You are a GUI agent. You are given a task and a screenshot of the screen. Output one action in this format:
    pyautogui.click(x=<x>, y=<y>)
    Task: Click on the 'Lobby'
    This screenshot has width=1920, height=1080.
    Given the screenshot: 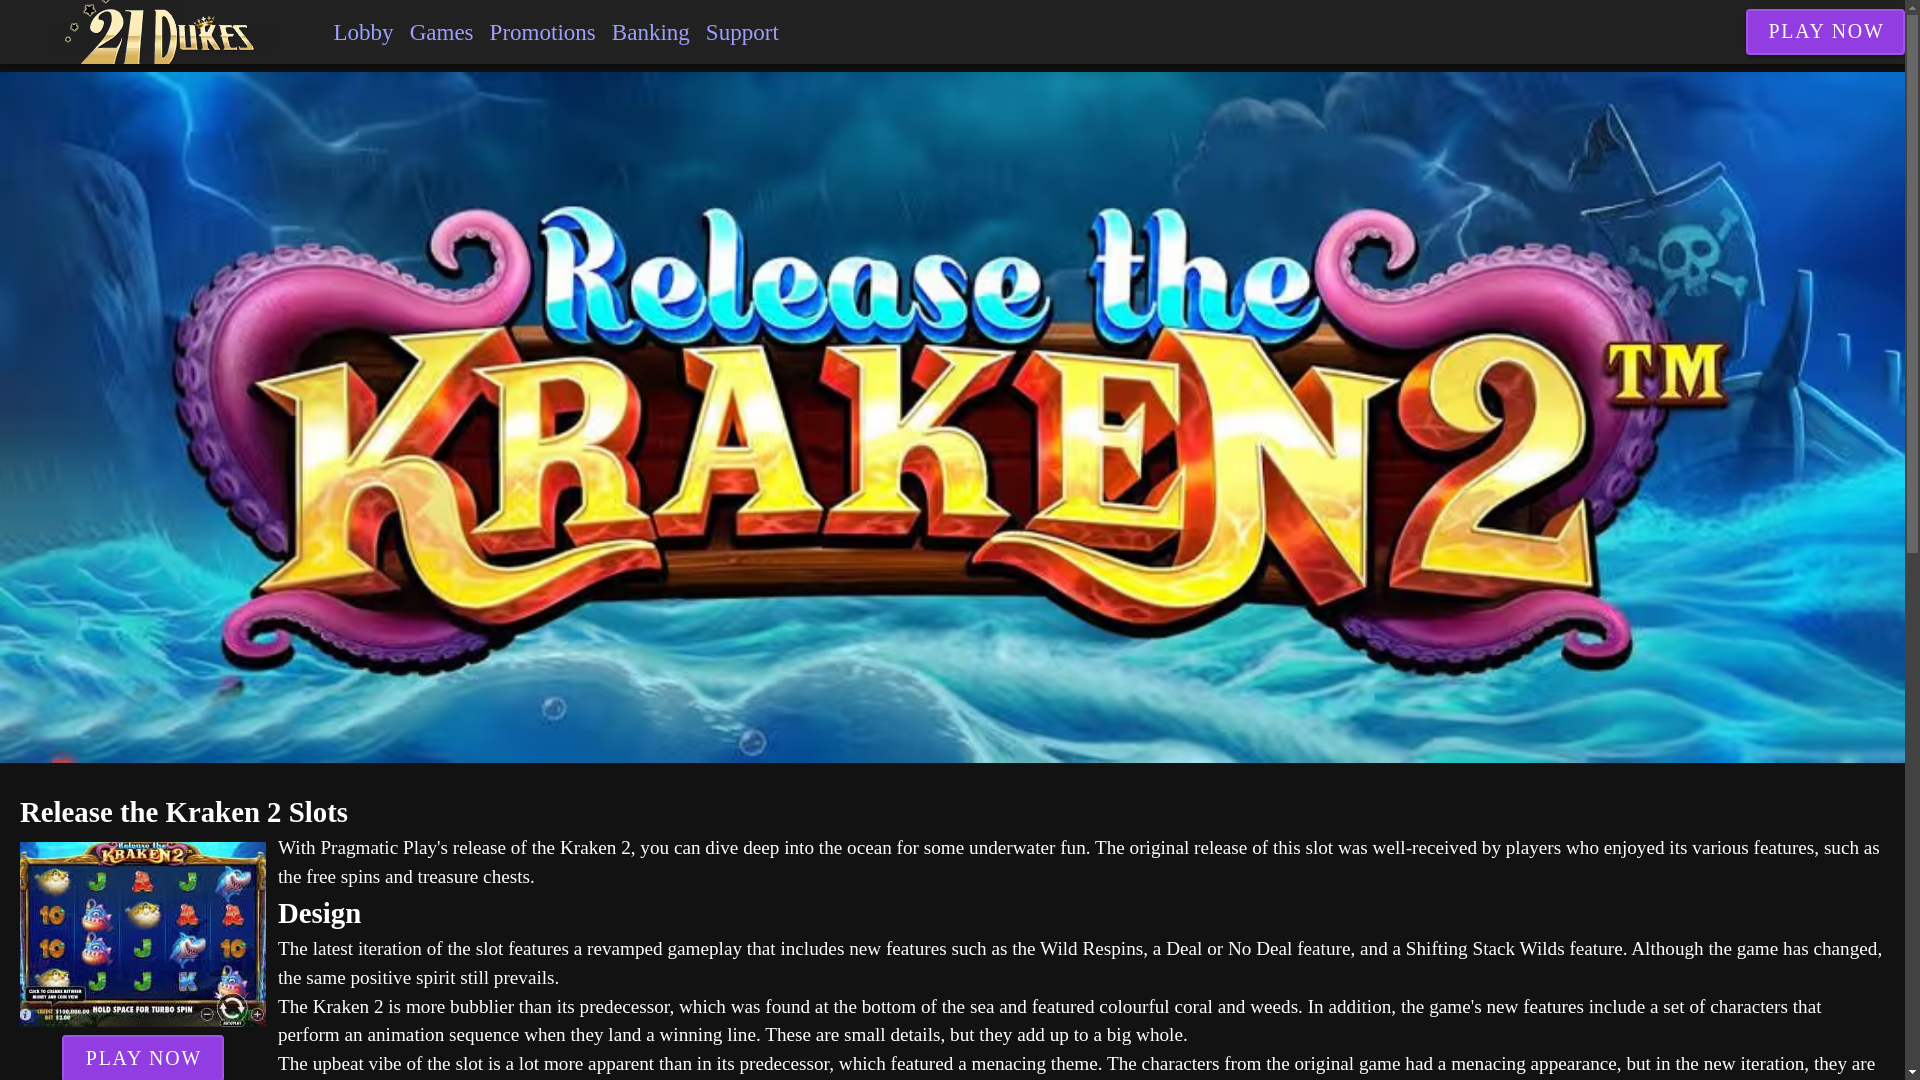 What is the action you would take?
    pyautogui.click(x=363, y=31)
    